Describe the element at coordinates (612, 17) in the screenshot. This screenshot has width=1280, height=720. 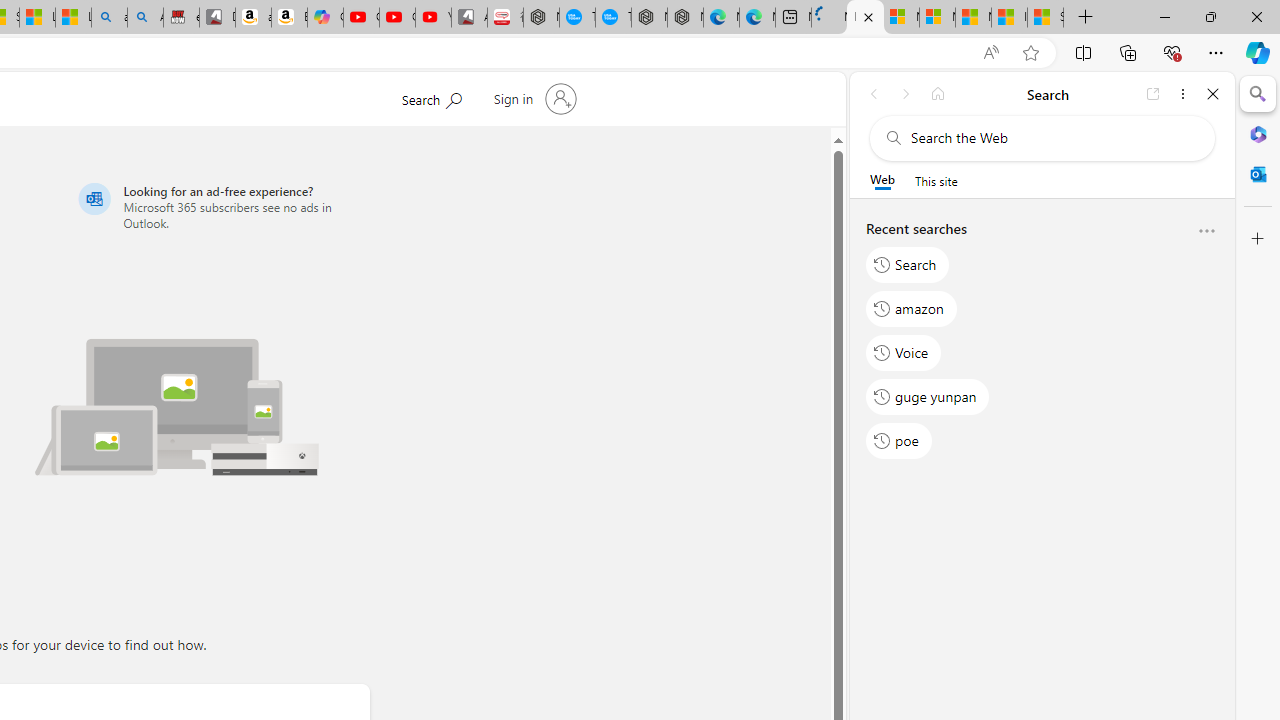
I see `'The most popular Google '` at that location.